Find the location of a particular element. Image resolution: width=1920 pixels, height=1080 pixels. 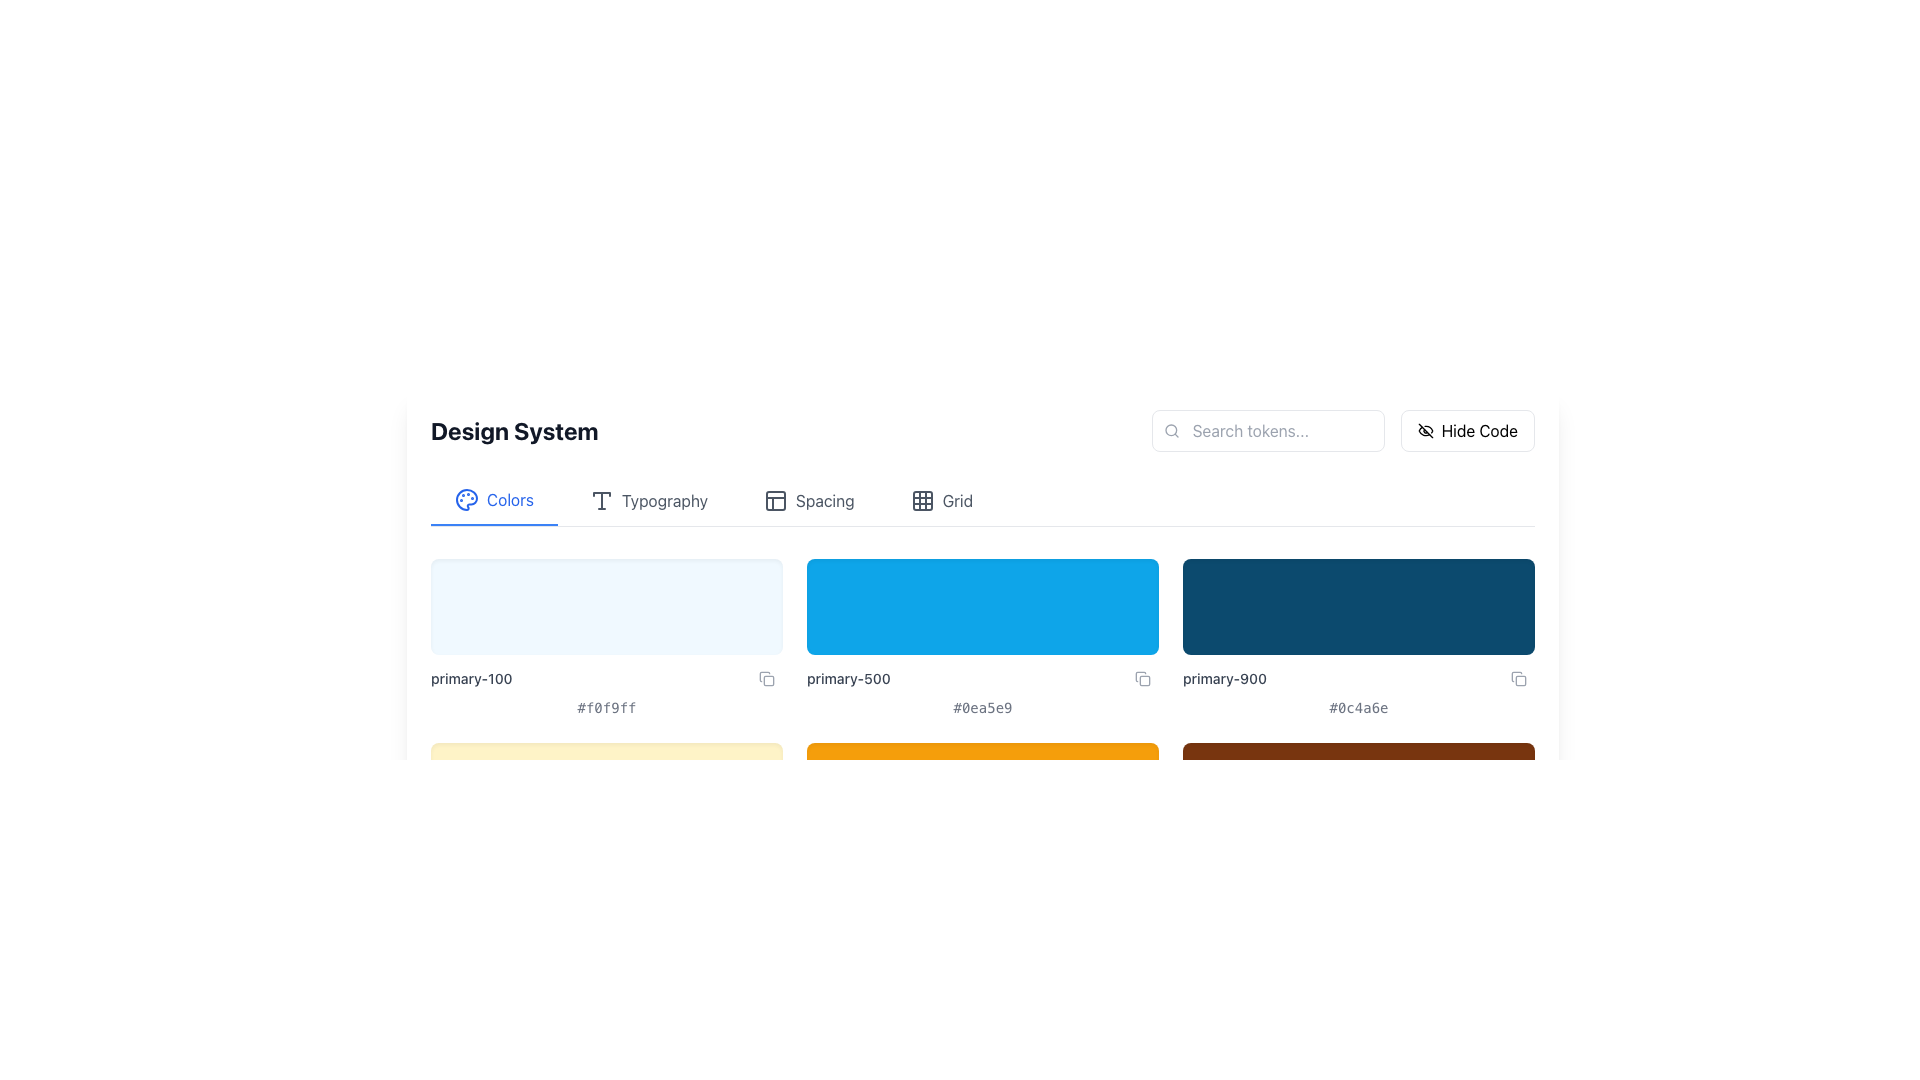

the color token display slot showing the name 'primary-900' and hexadecimal value '#0c4a6e' is located at coordinates (1358, 639).